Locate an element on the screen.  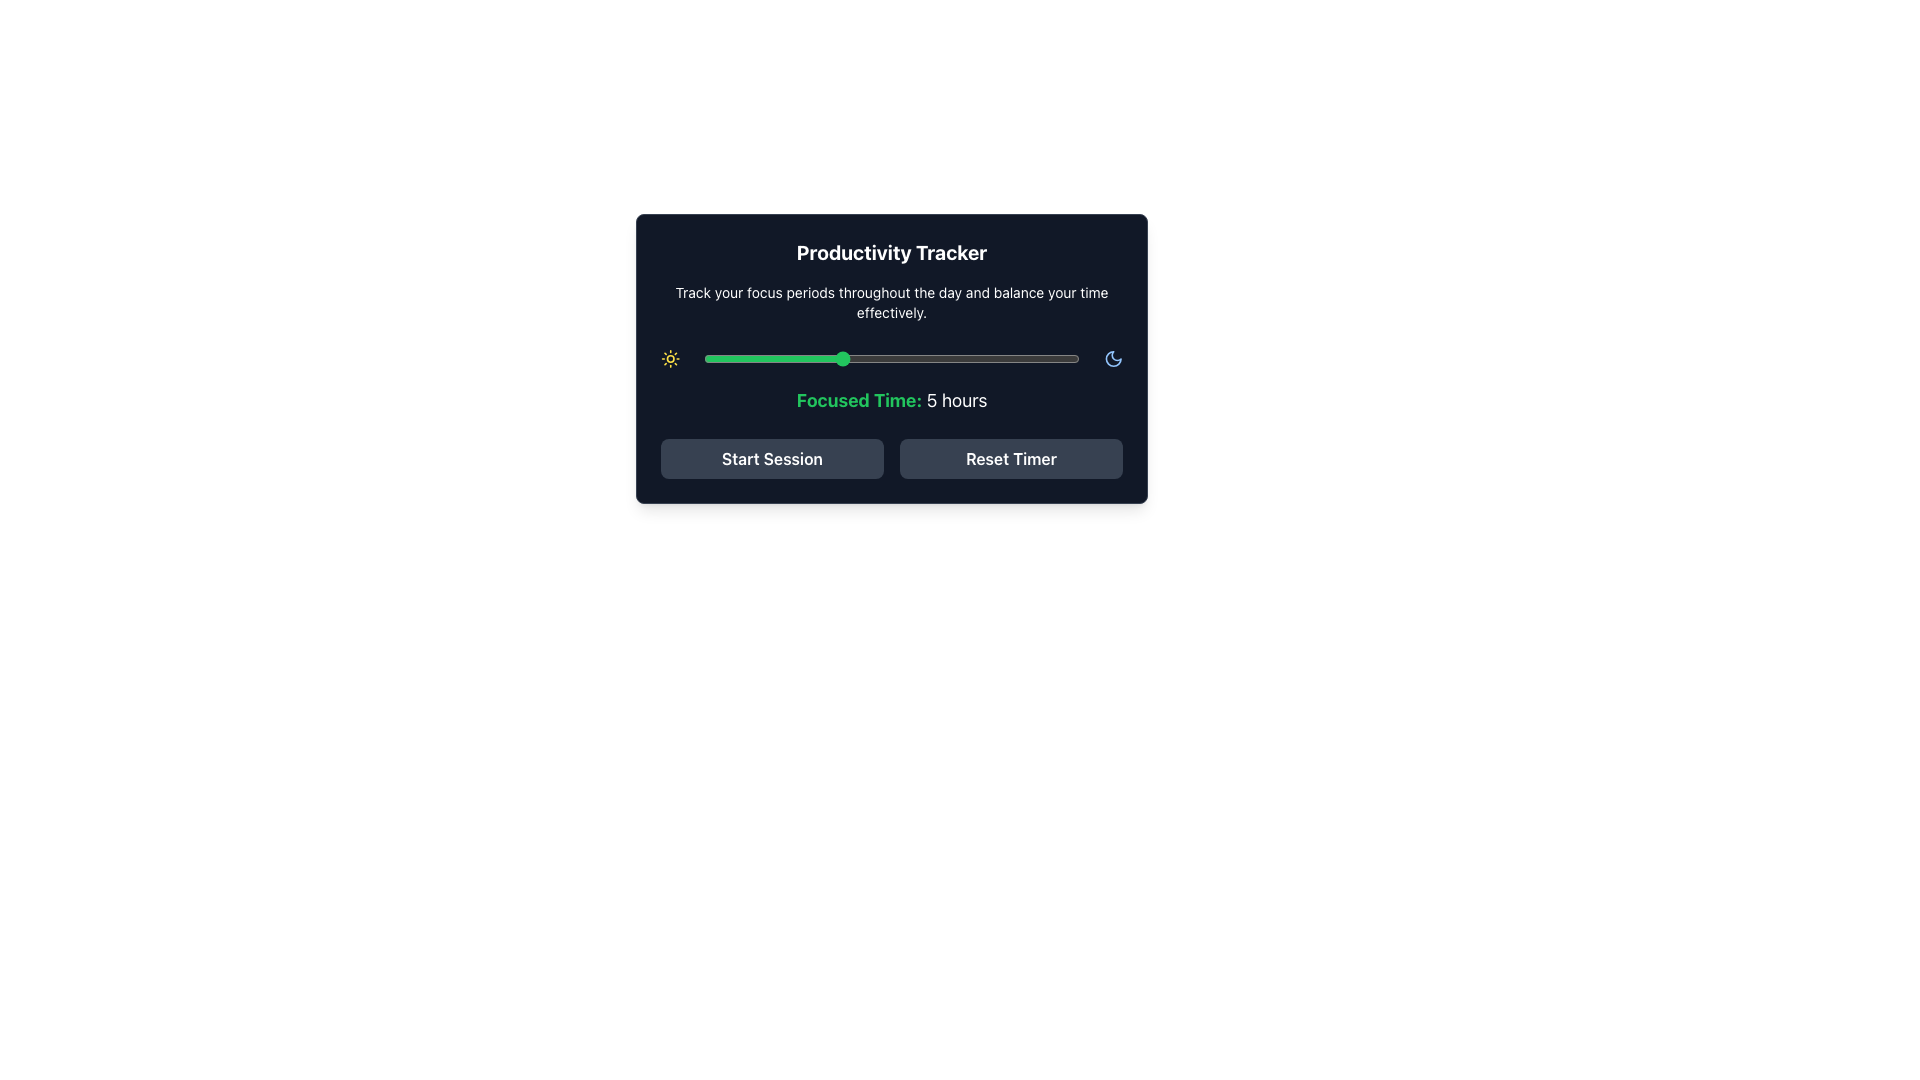
the focus duration is located at coordinates (840, 357).